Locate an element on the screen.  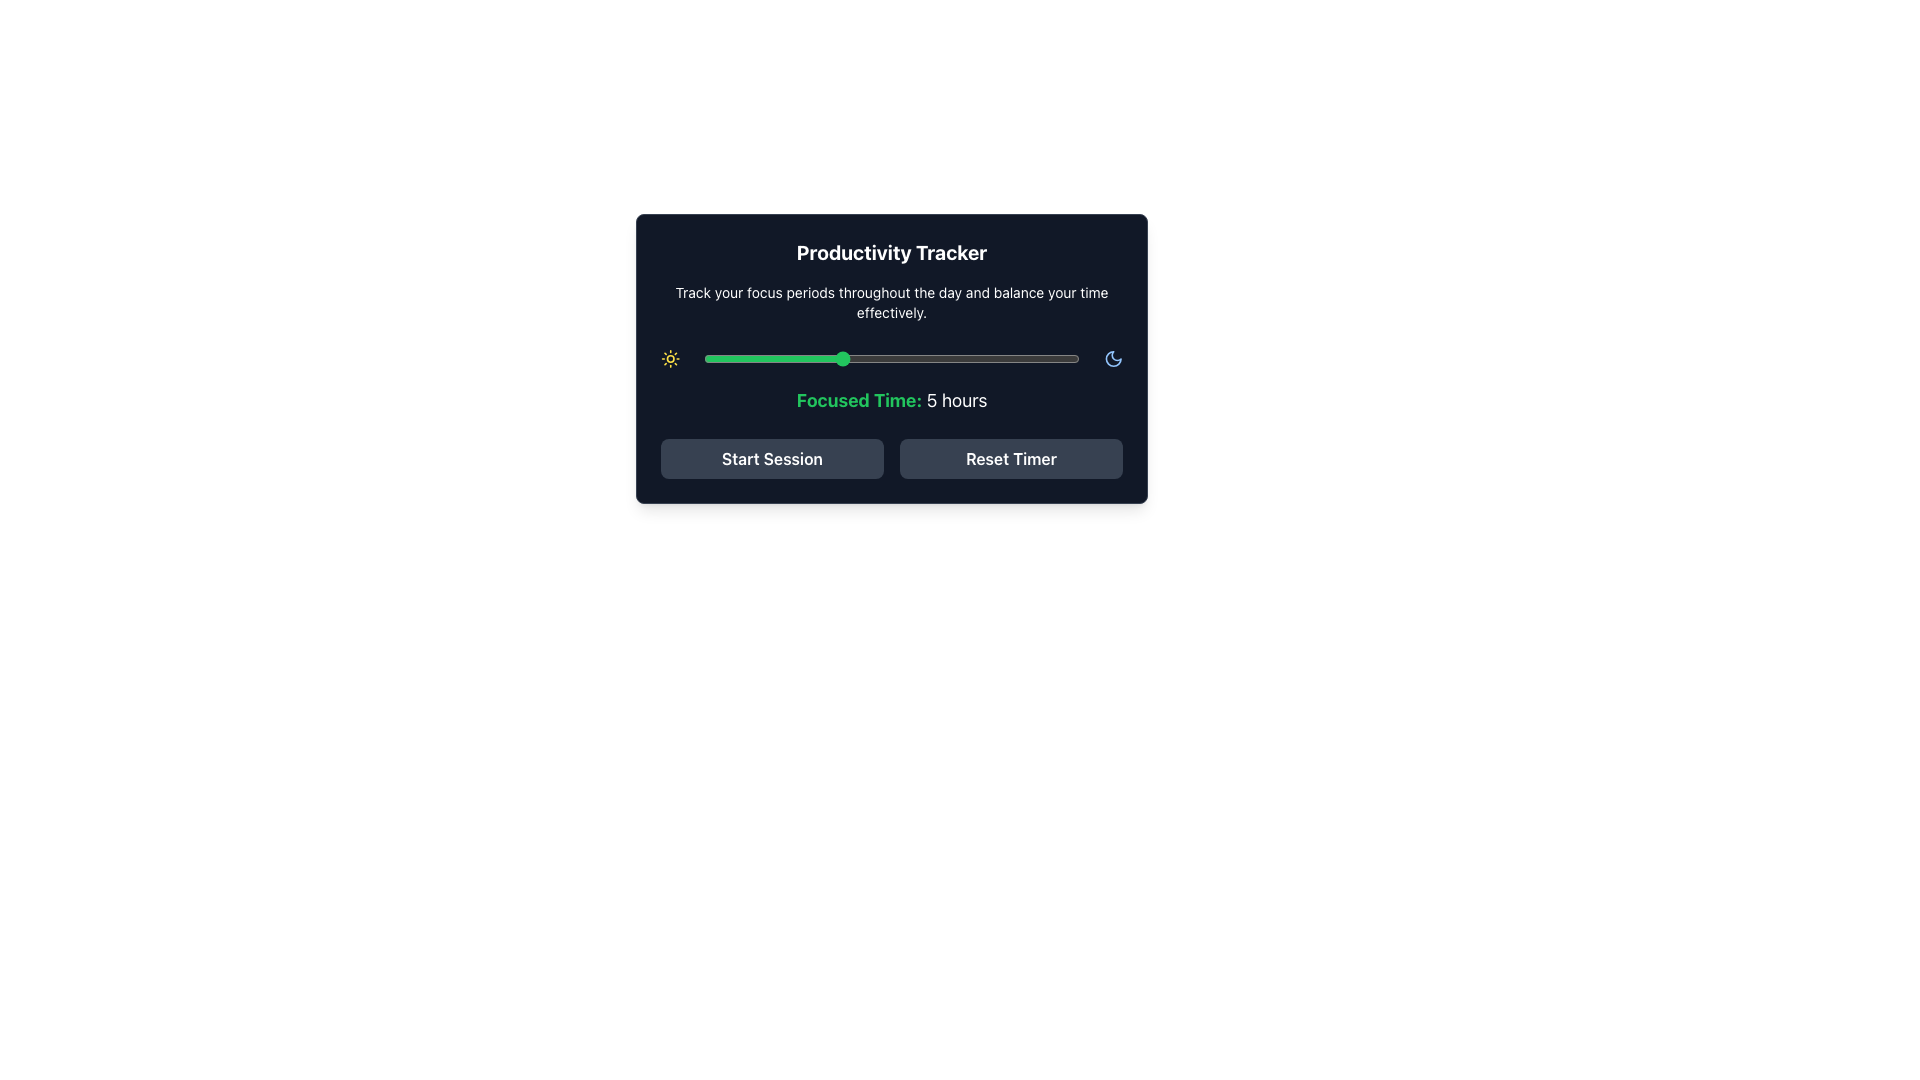
the focus duration is located at coordinates (840, 357).